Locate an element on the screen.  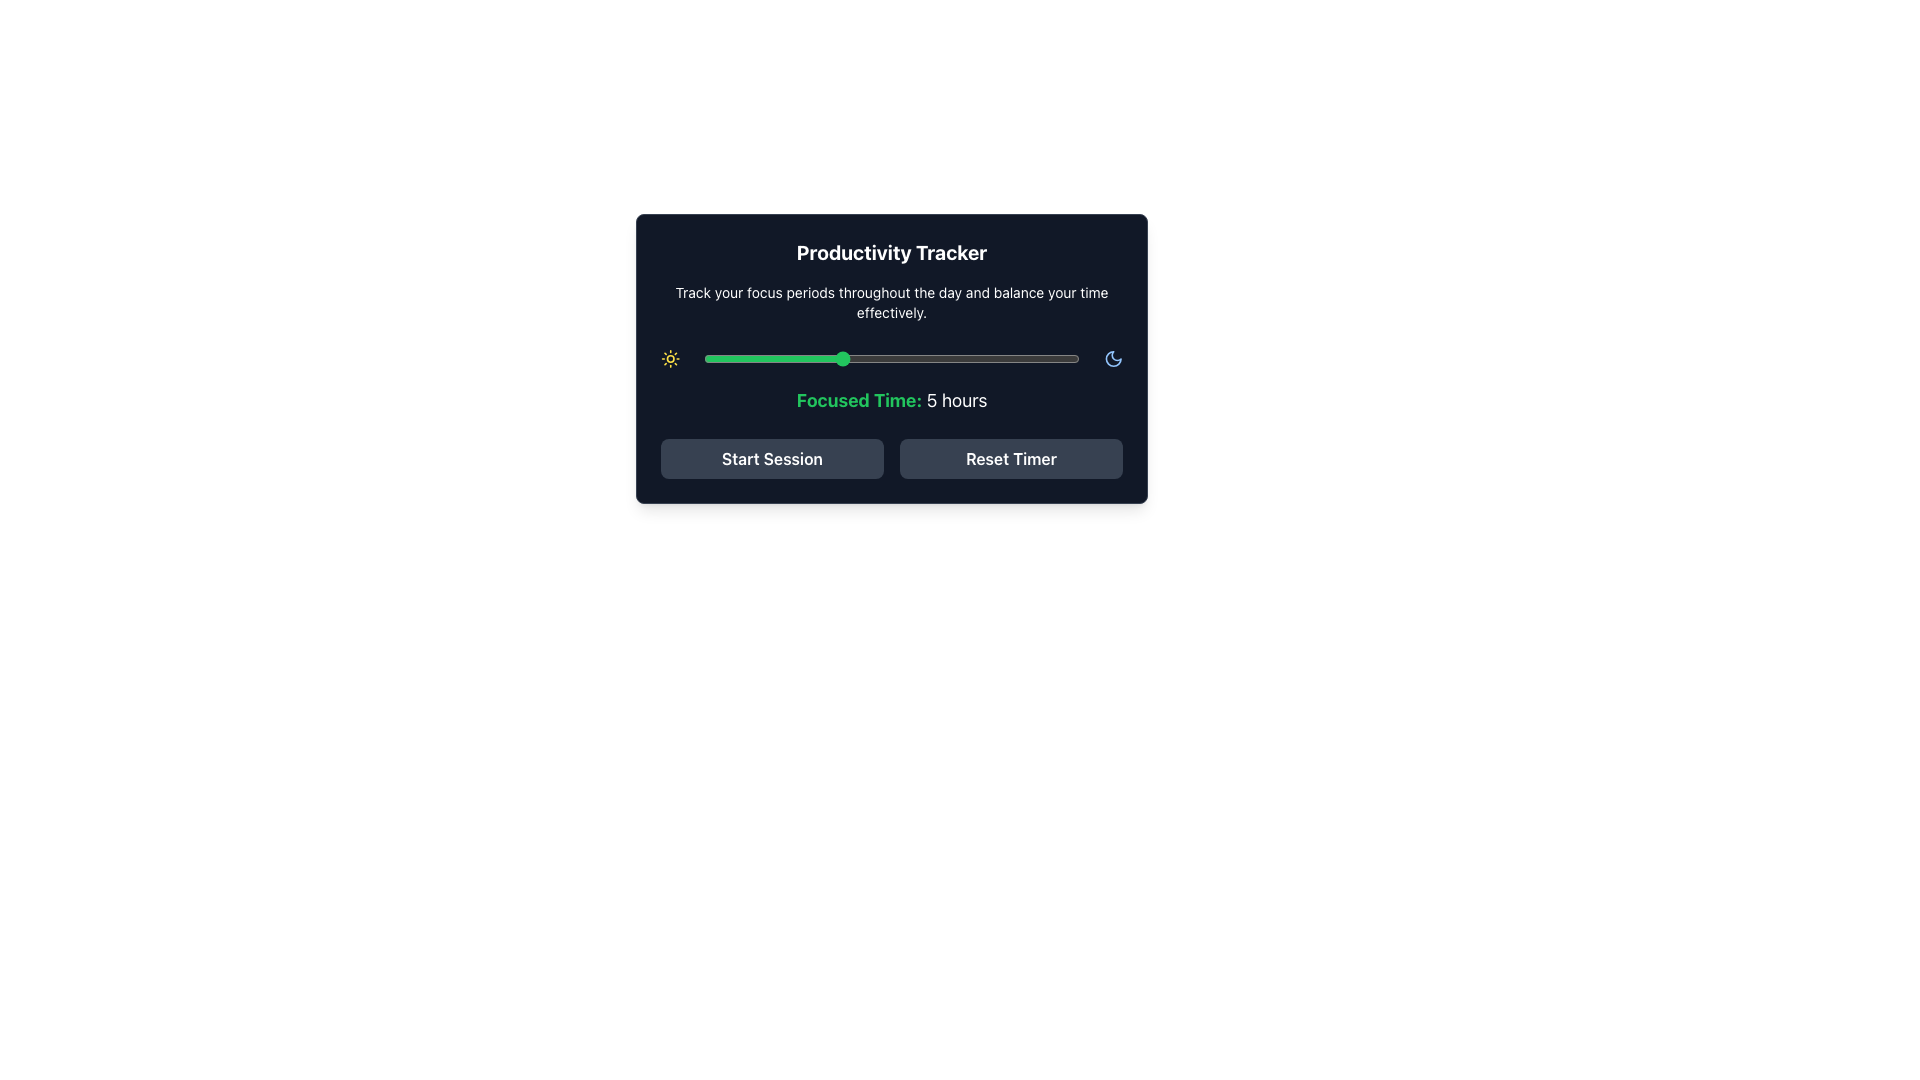
the focus duration is located at coordinates (840, 357).